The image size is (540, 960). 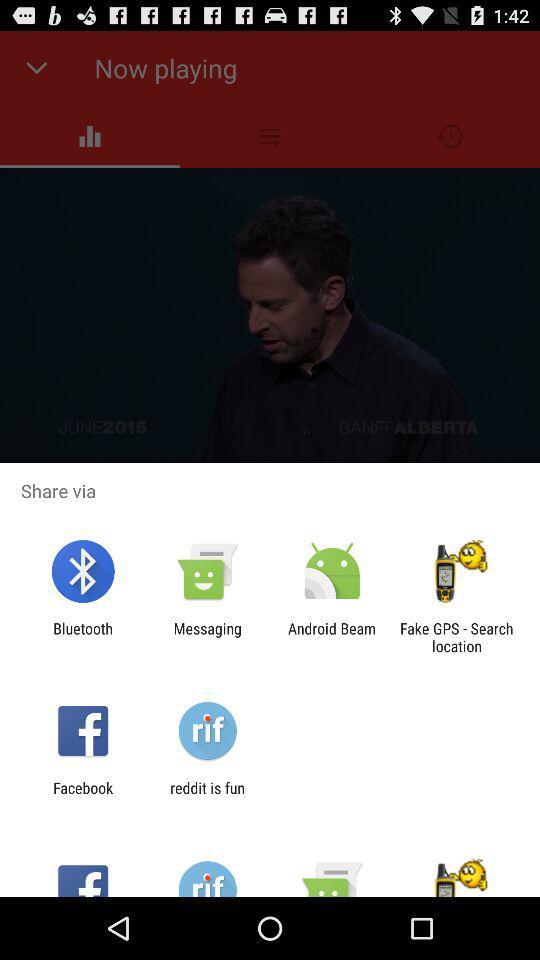 What do you see at coordinates (82, 636) in the screenshot?
I see `the bluetooth icon` at bounding box center [82, 636].